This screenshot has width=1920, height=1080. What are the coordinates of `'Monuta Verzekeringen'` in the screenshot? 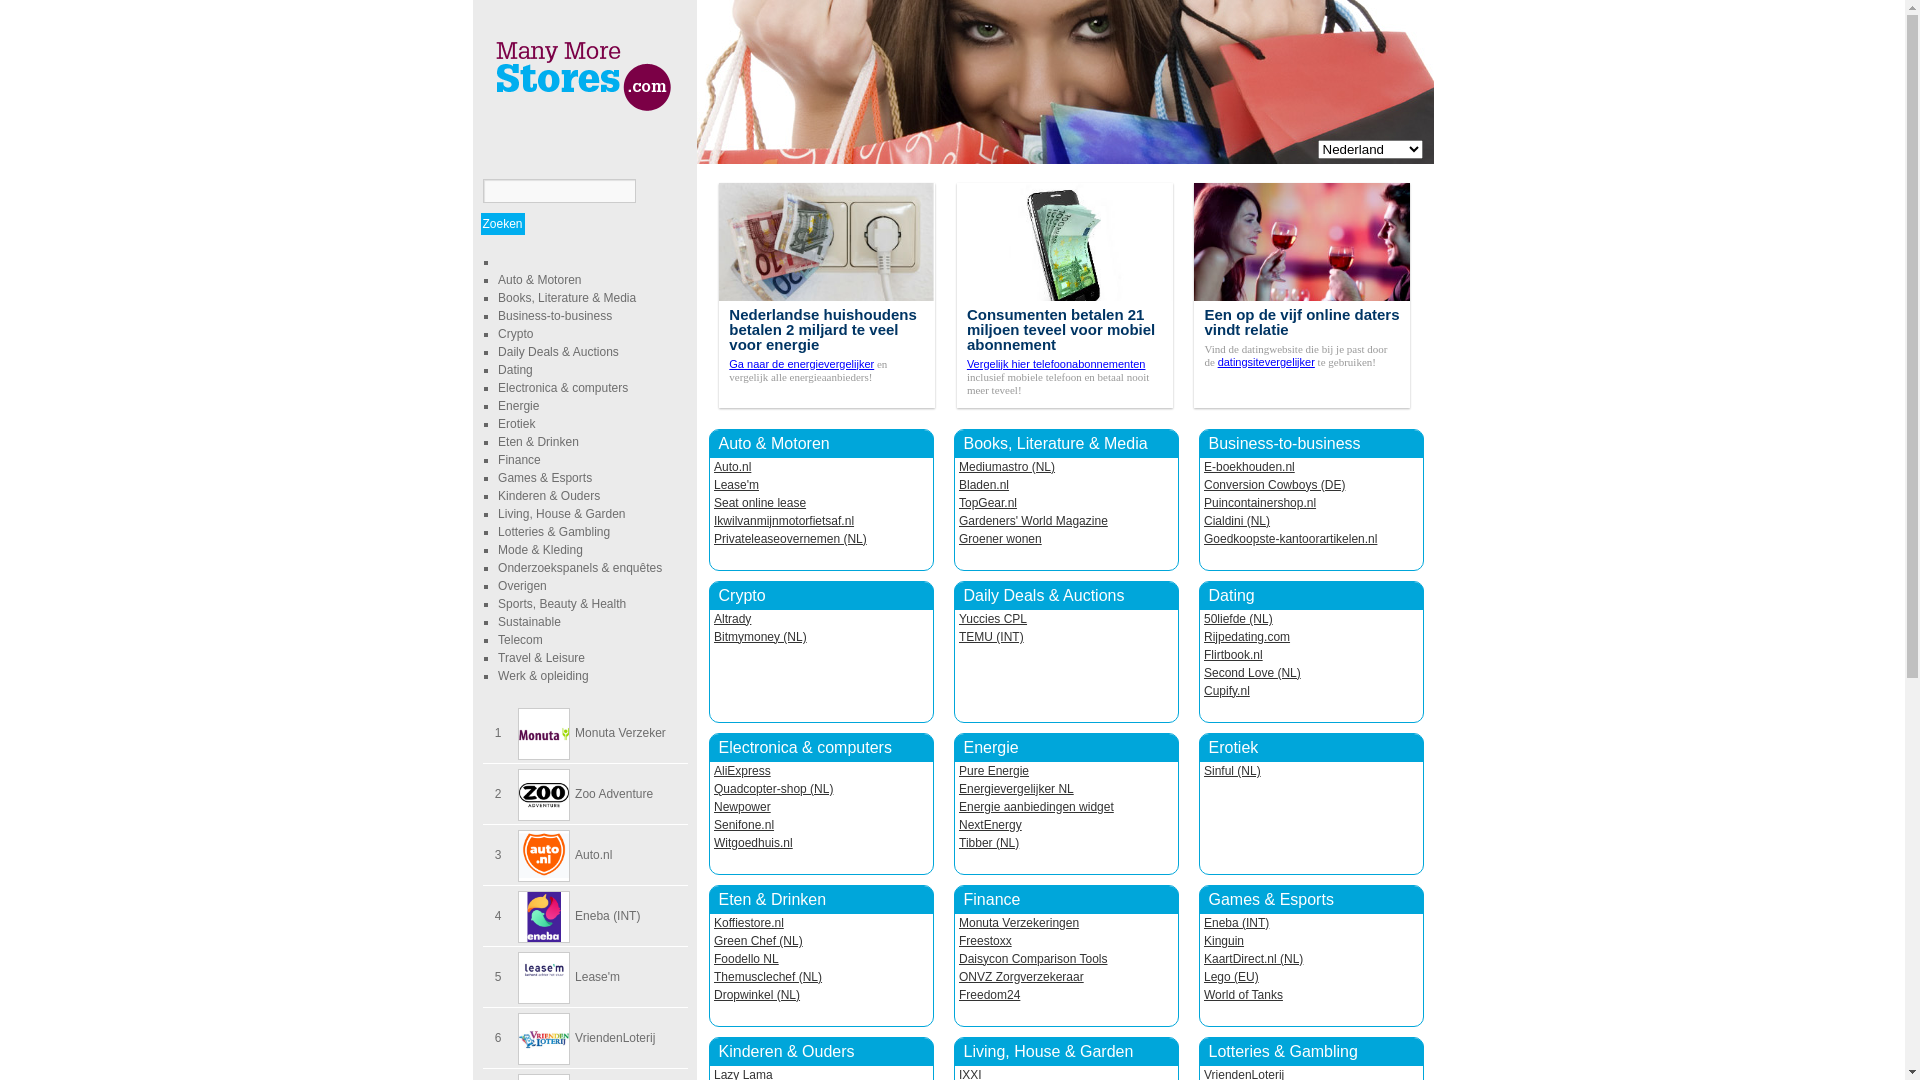 It's located at (1018, 922).